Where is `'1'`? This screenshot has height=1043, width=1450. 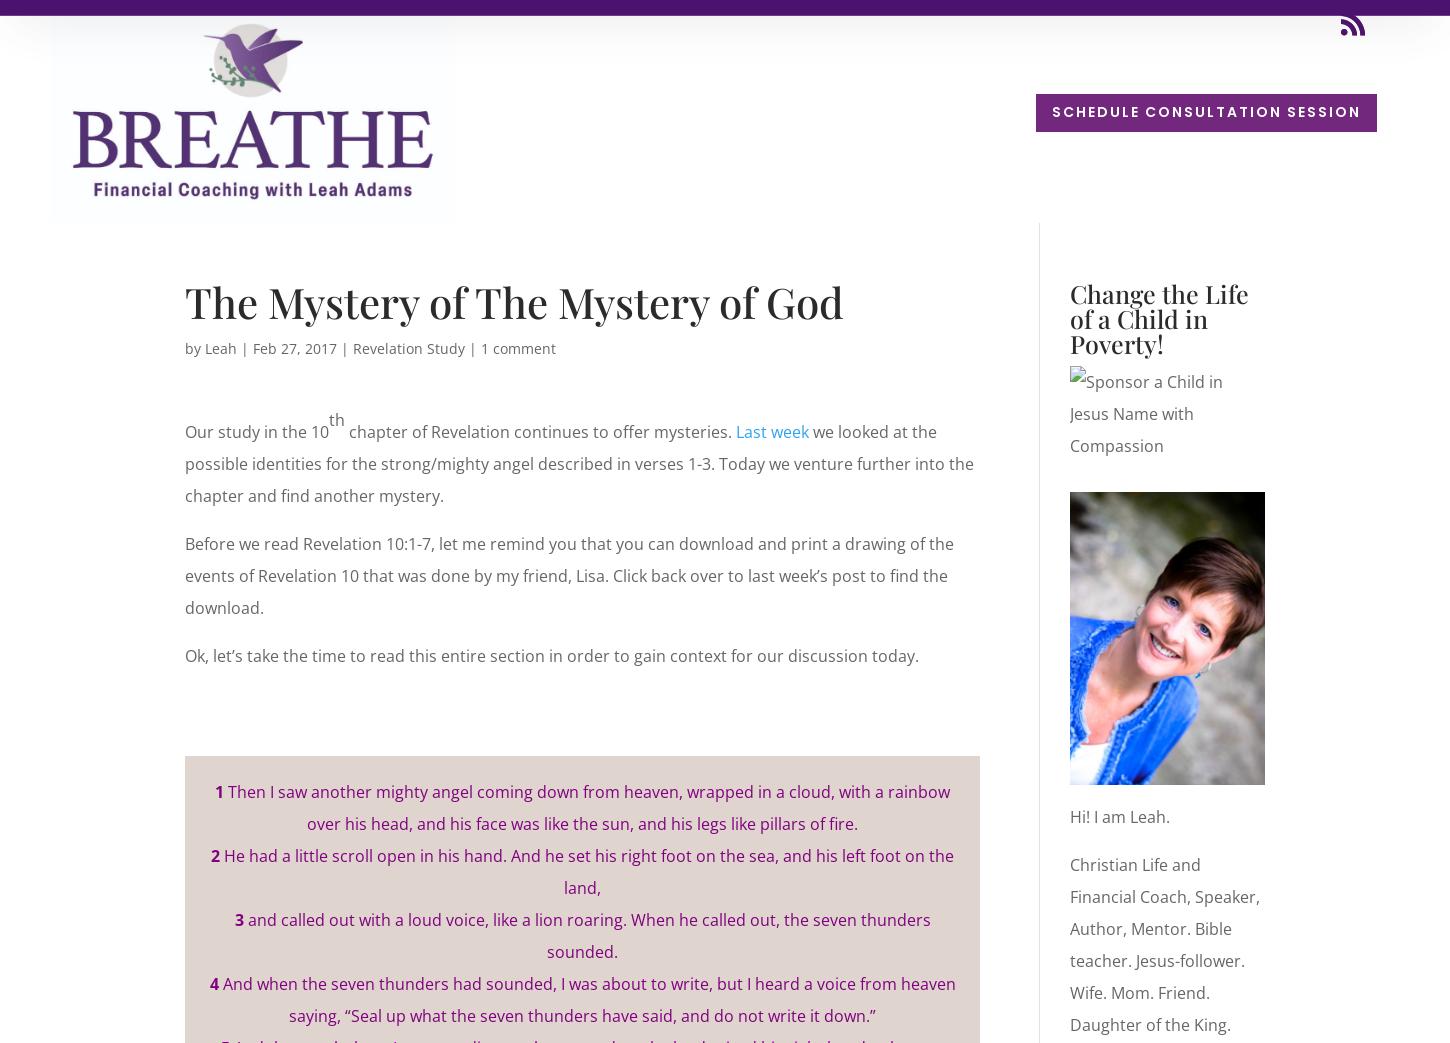
'1' is located at coordinates (218, 790).